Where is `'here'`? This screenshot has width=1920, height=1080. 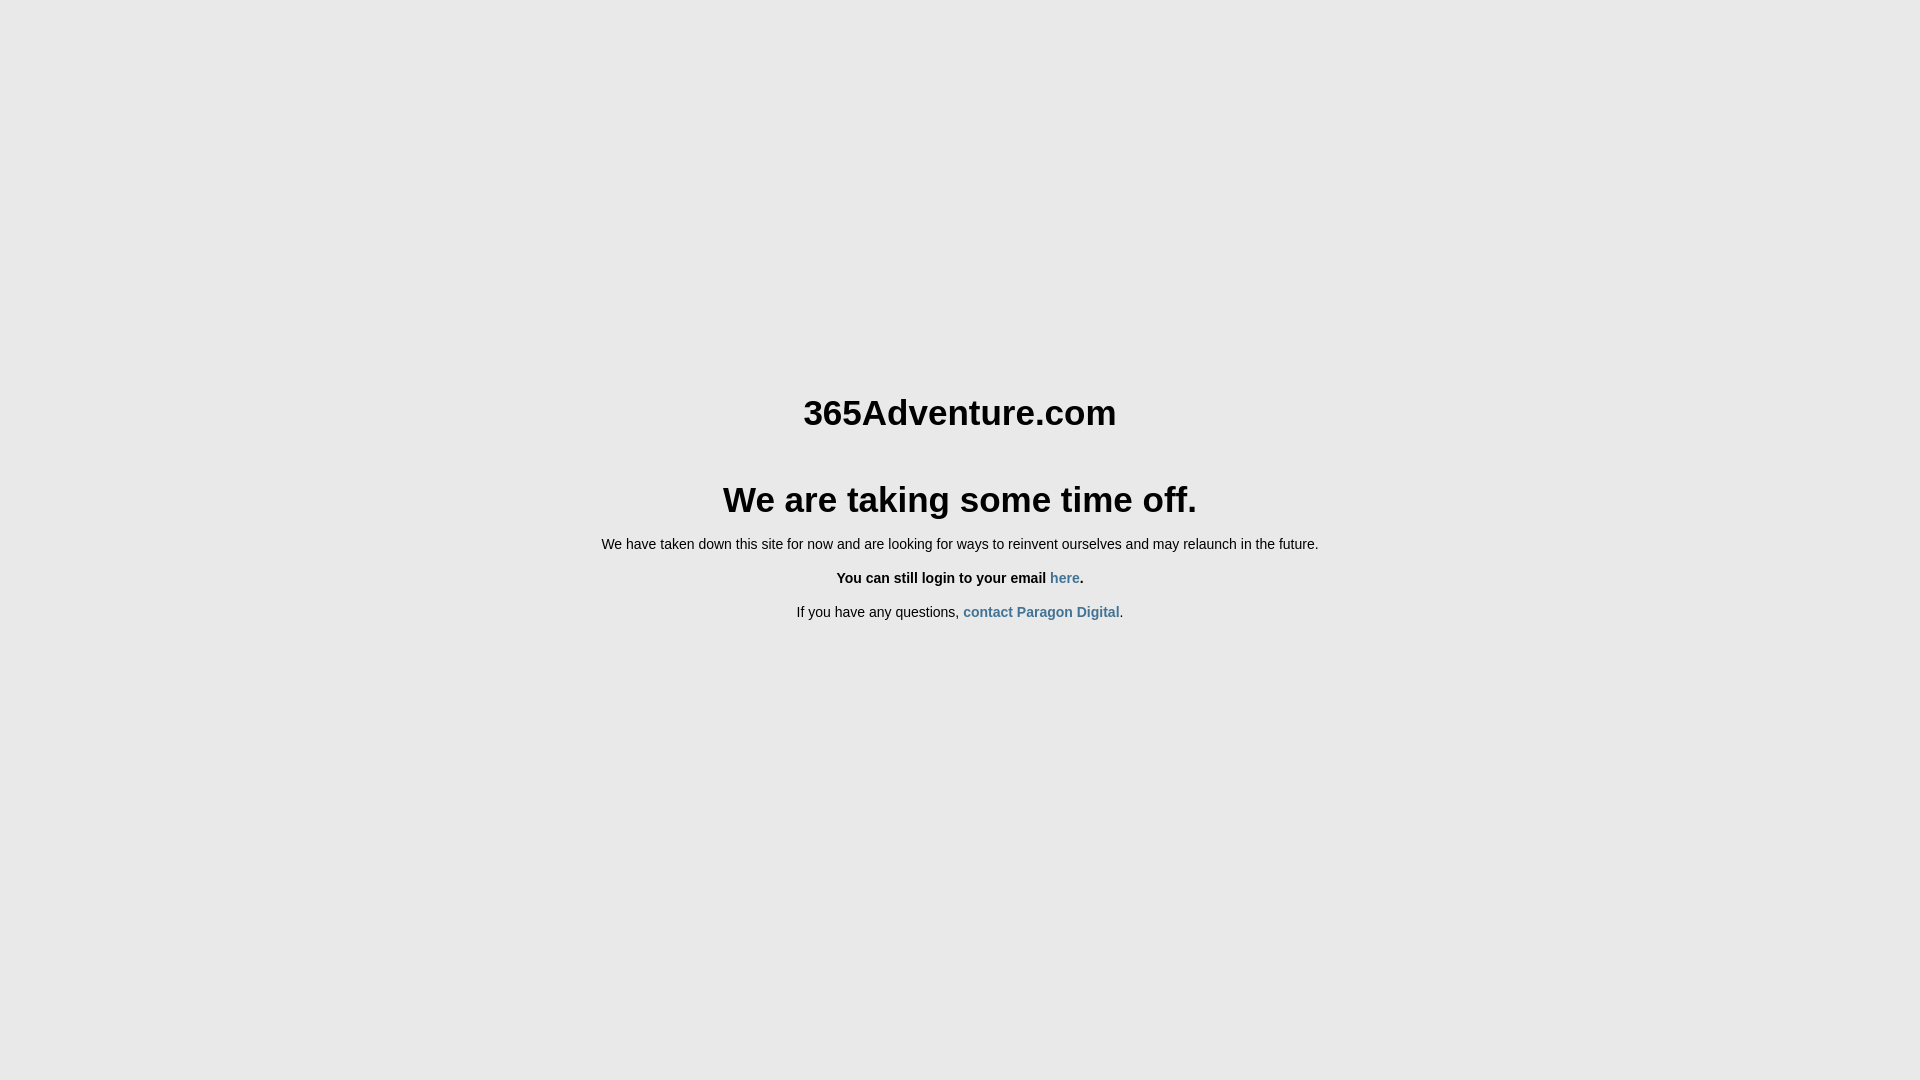
'here' is located at coordinates (1064, 578).